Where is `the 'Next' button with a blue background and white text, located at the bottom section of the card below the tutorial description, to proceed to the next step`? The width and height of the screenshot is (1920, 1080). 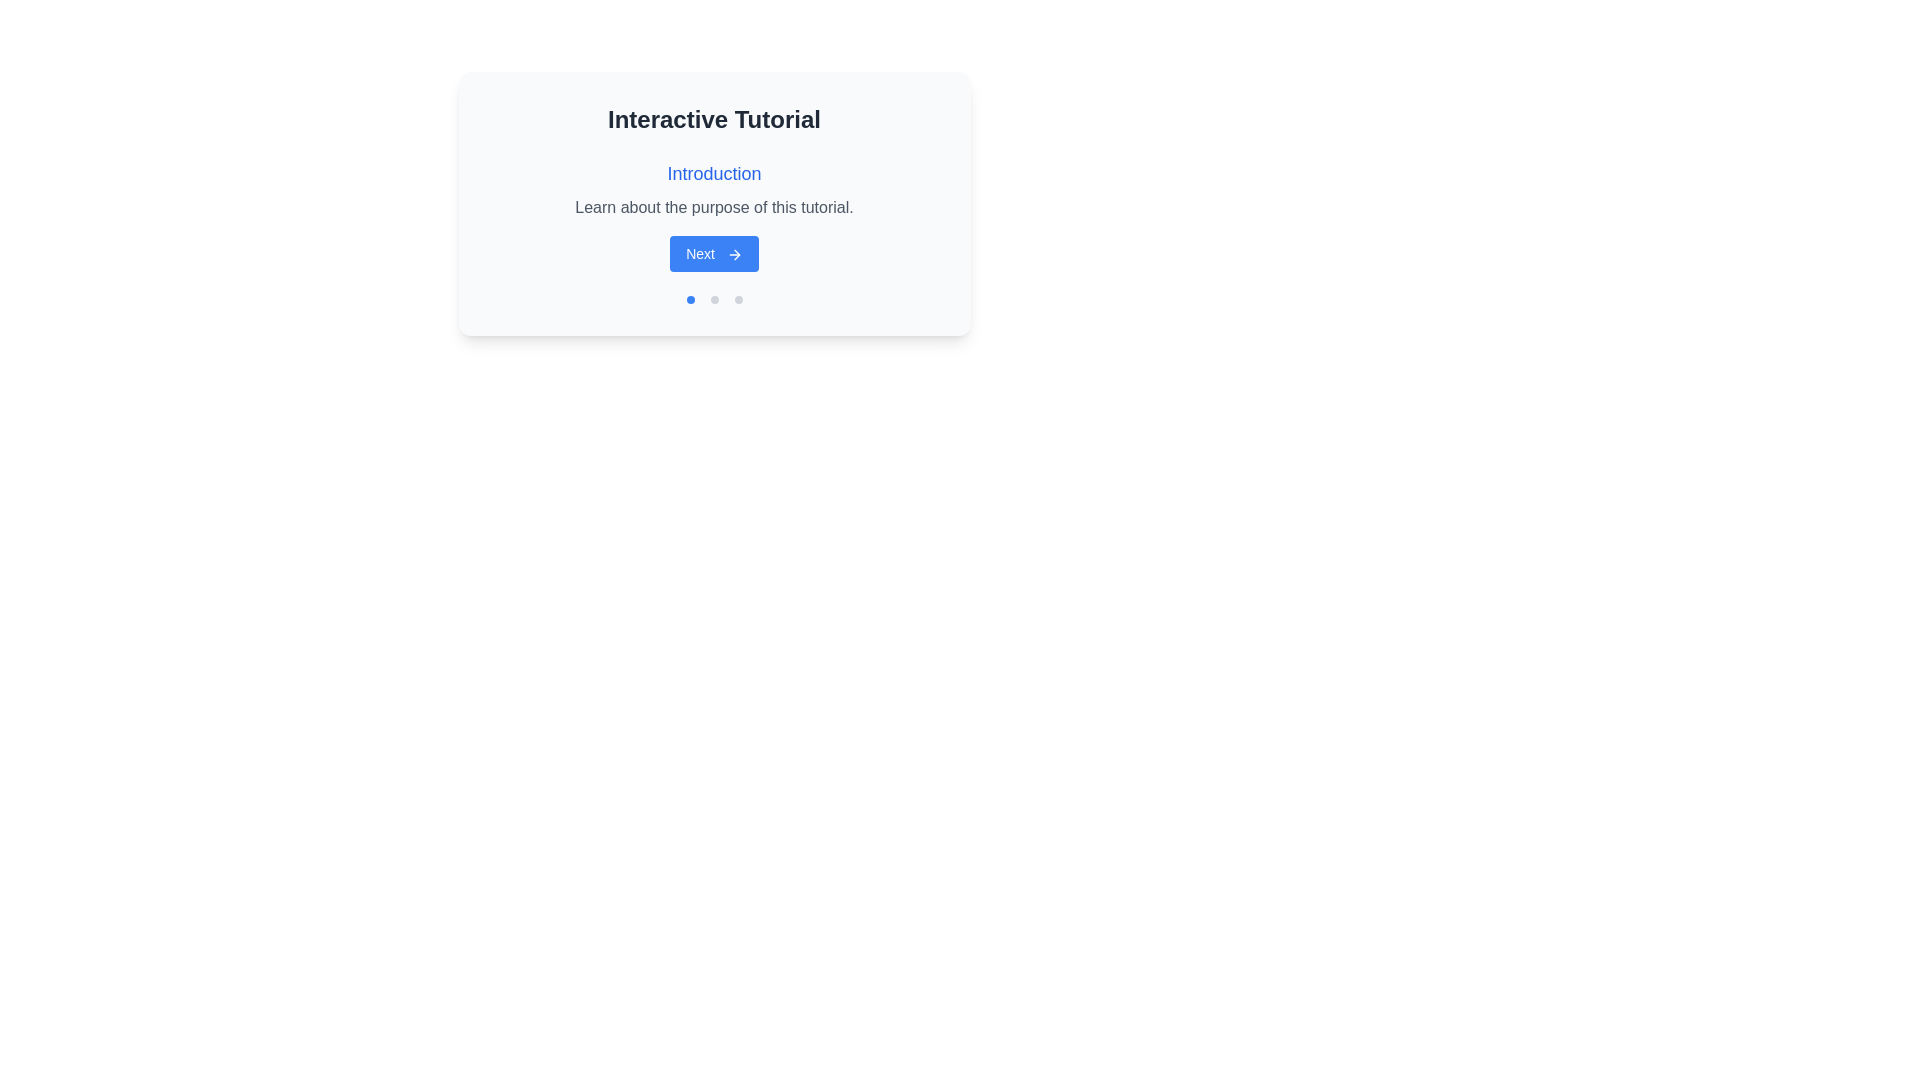
the 'Next' button with a blue background and white text, located at the bottom section of the card below the tutorial description, to proceed to the next step is located at coordinates (714, 253).